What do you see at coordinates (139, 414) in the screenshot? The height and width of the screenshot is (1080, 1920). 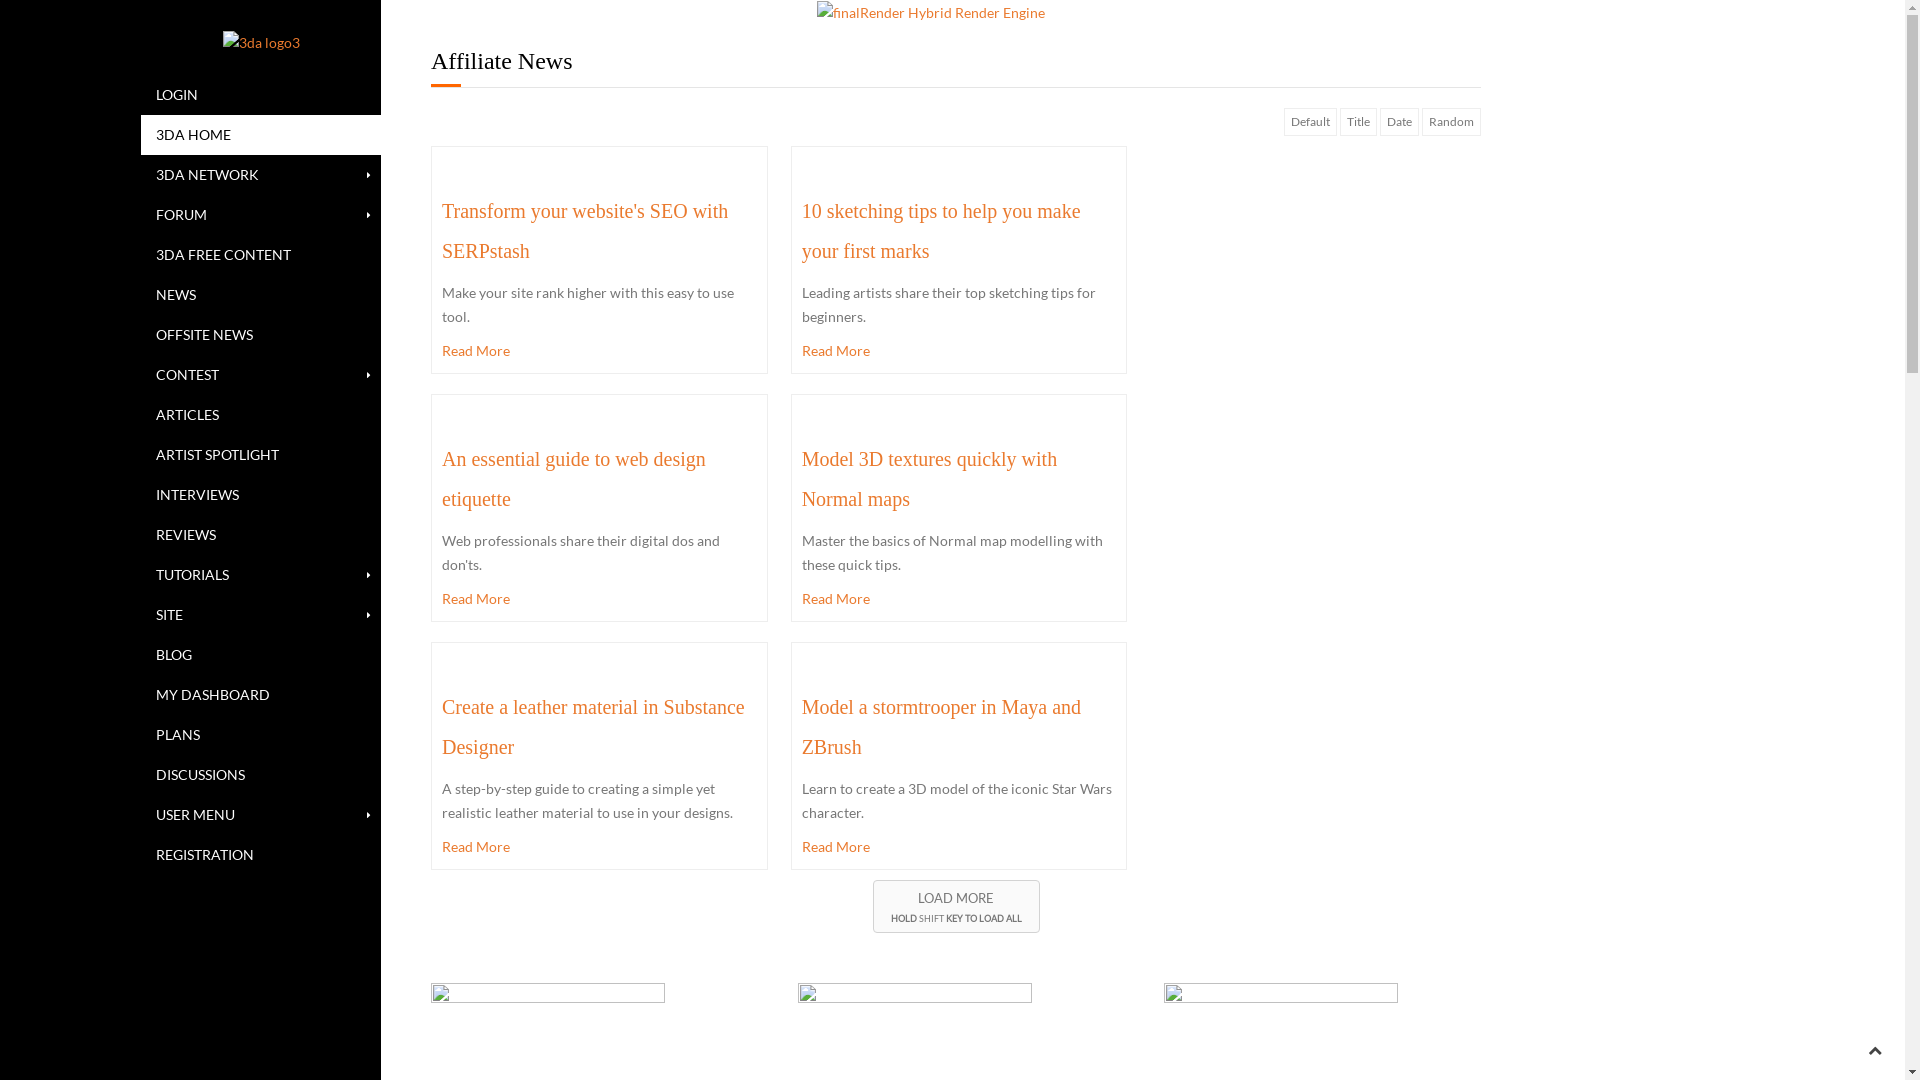 I see `'ARTICLES'` at bounding box center [139, 414].